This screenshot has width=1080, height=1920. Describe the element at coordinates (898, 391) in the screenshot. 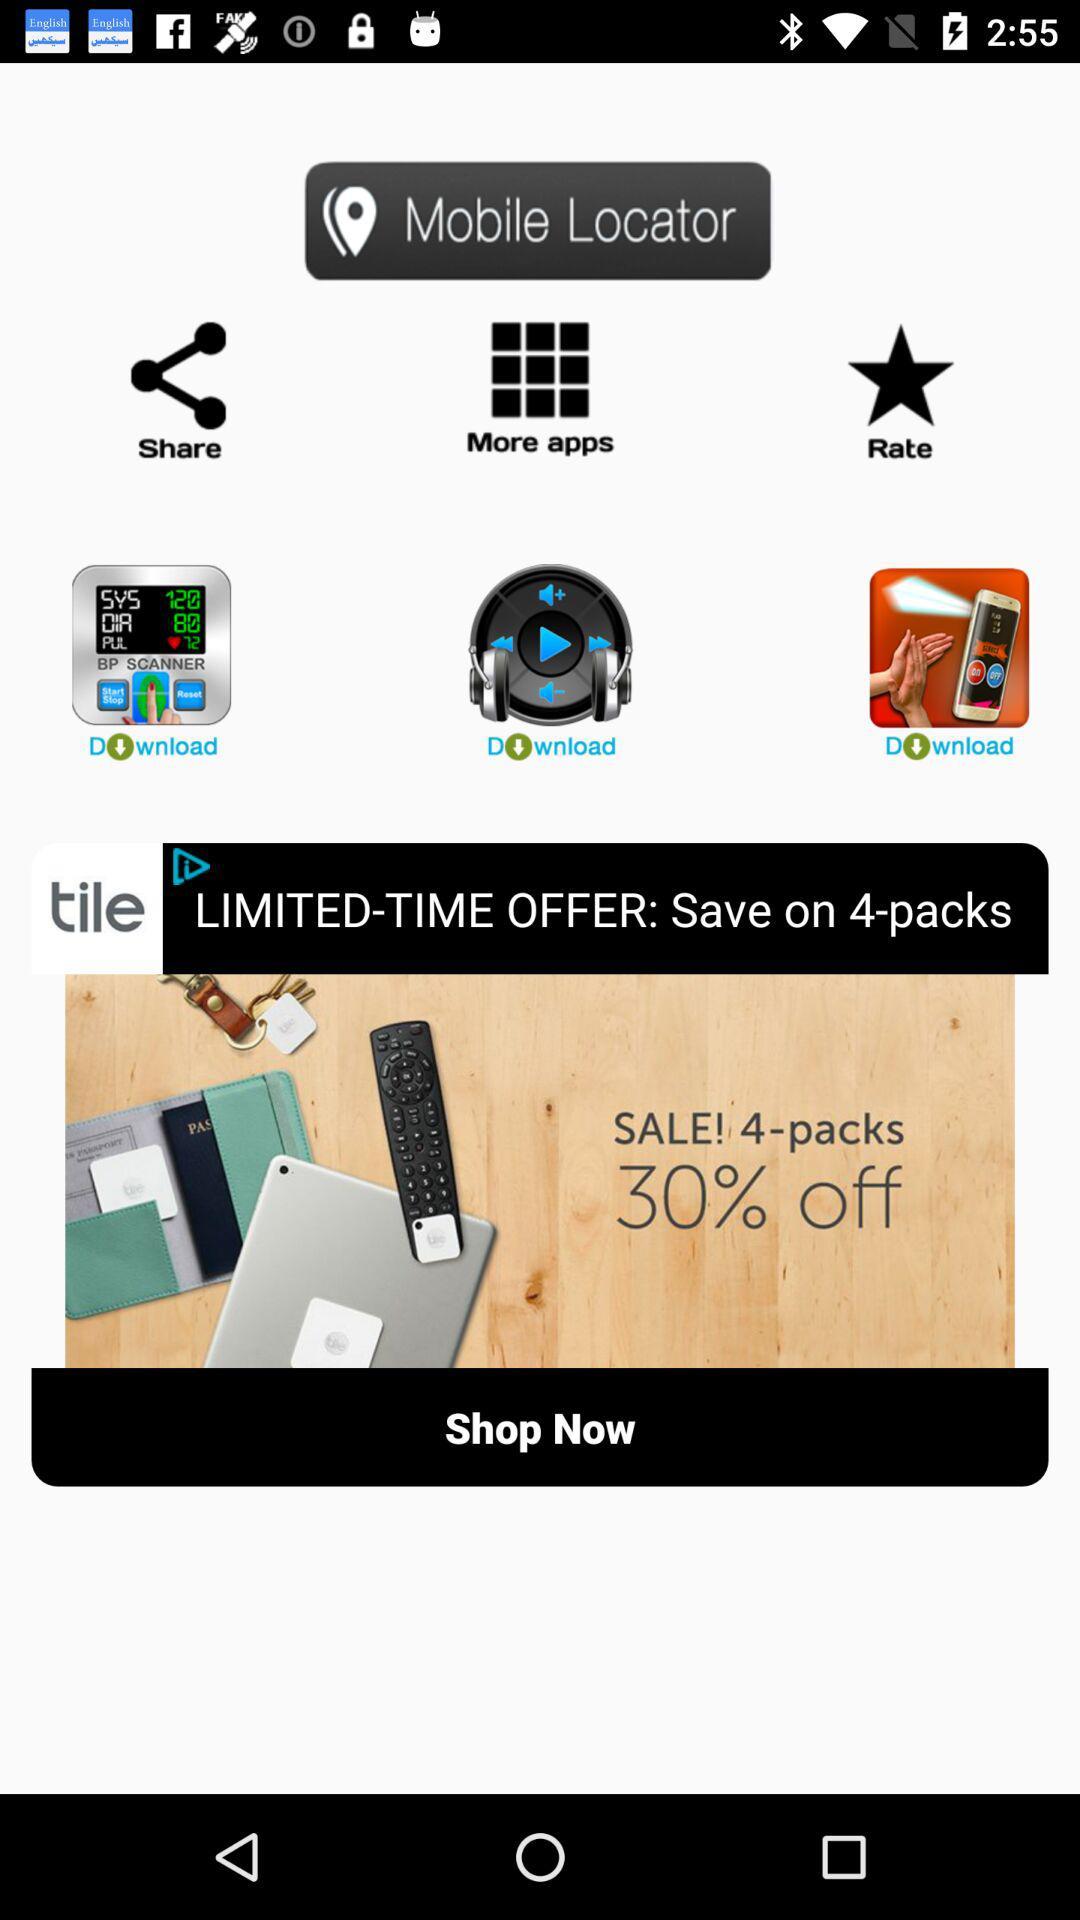

I see `a rating` at that location.